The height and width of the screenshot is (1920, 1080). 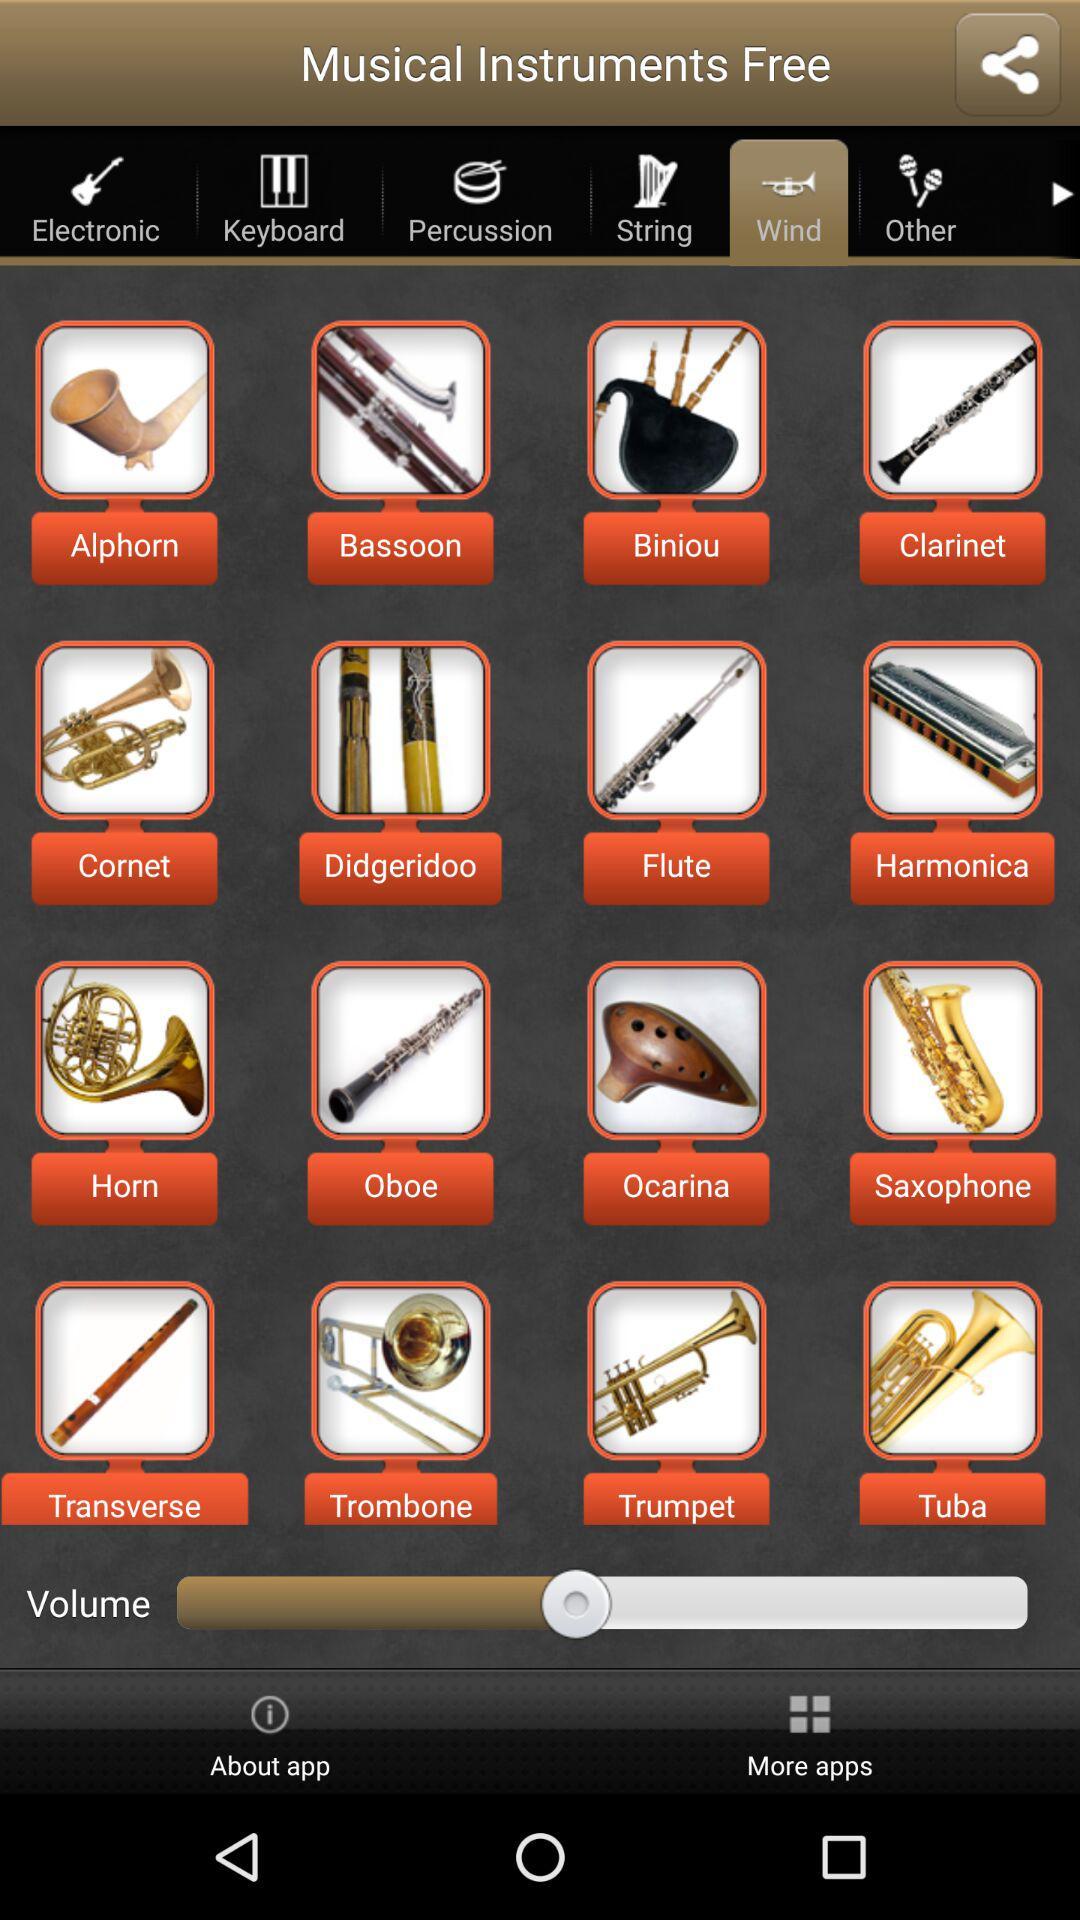 What do you see at coordinates (675, 408) in the screenshot?
I see `choose your choice` at bounding box center [675, 408].